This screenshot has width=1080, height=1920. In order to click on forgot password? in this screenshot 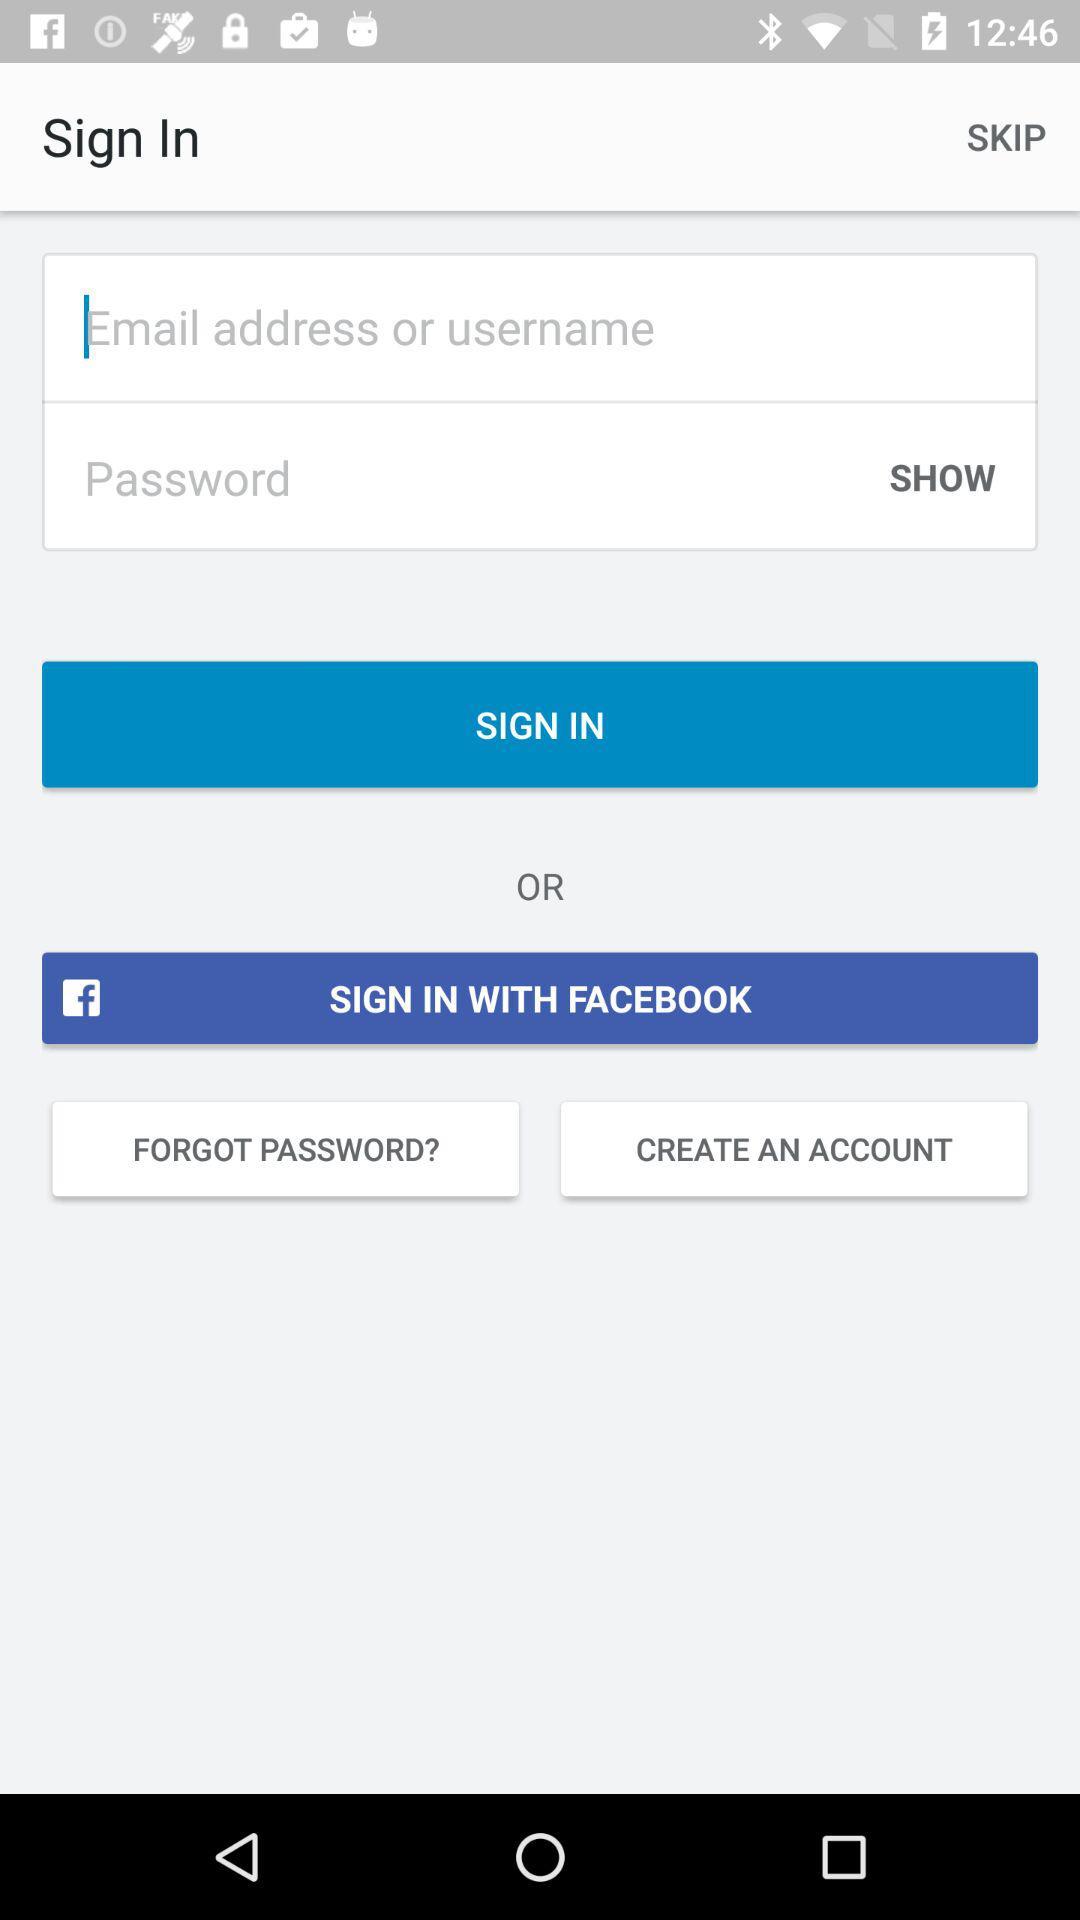, I will do `click(285, 1148)`.